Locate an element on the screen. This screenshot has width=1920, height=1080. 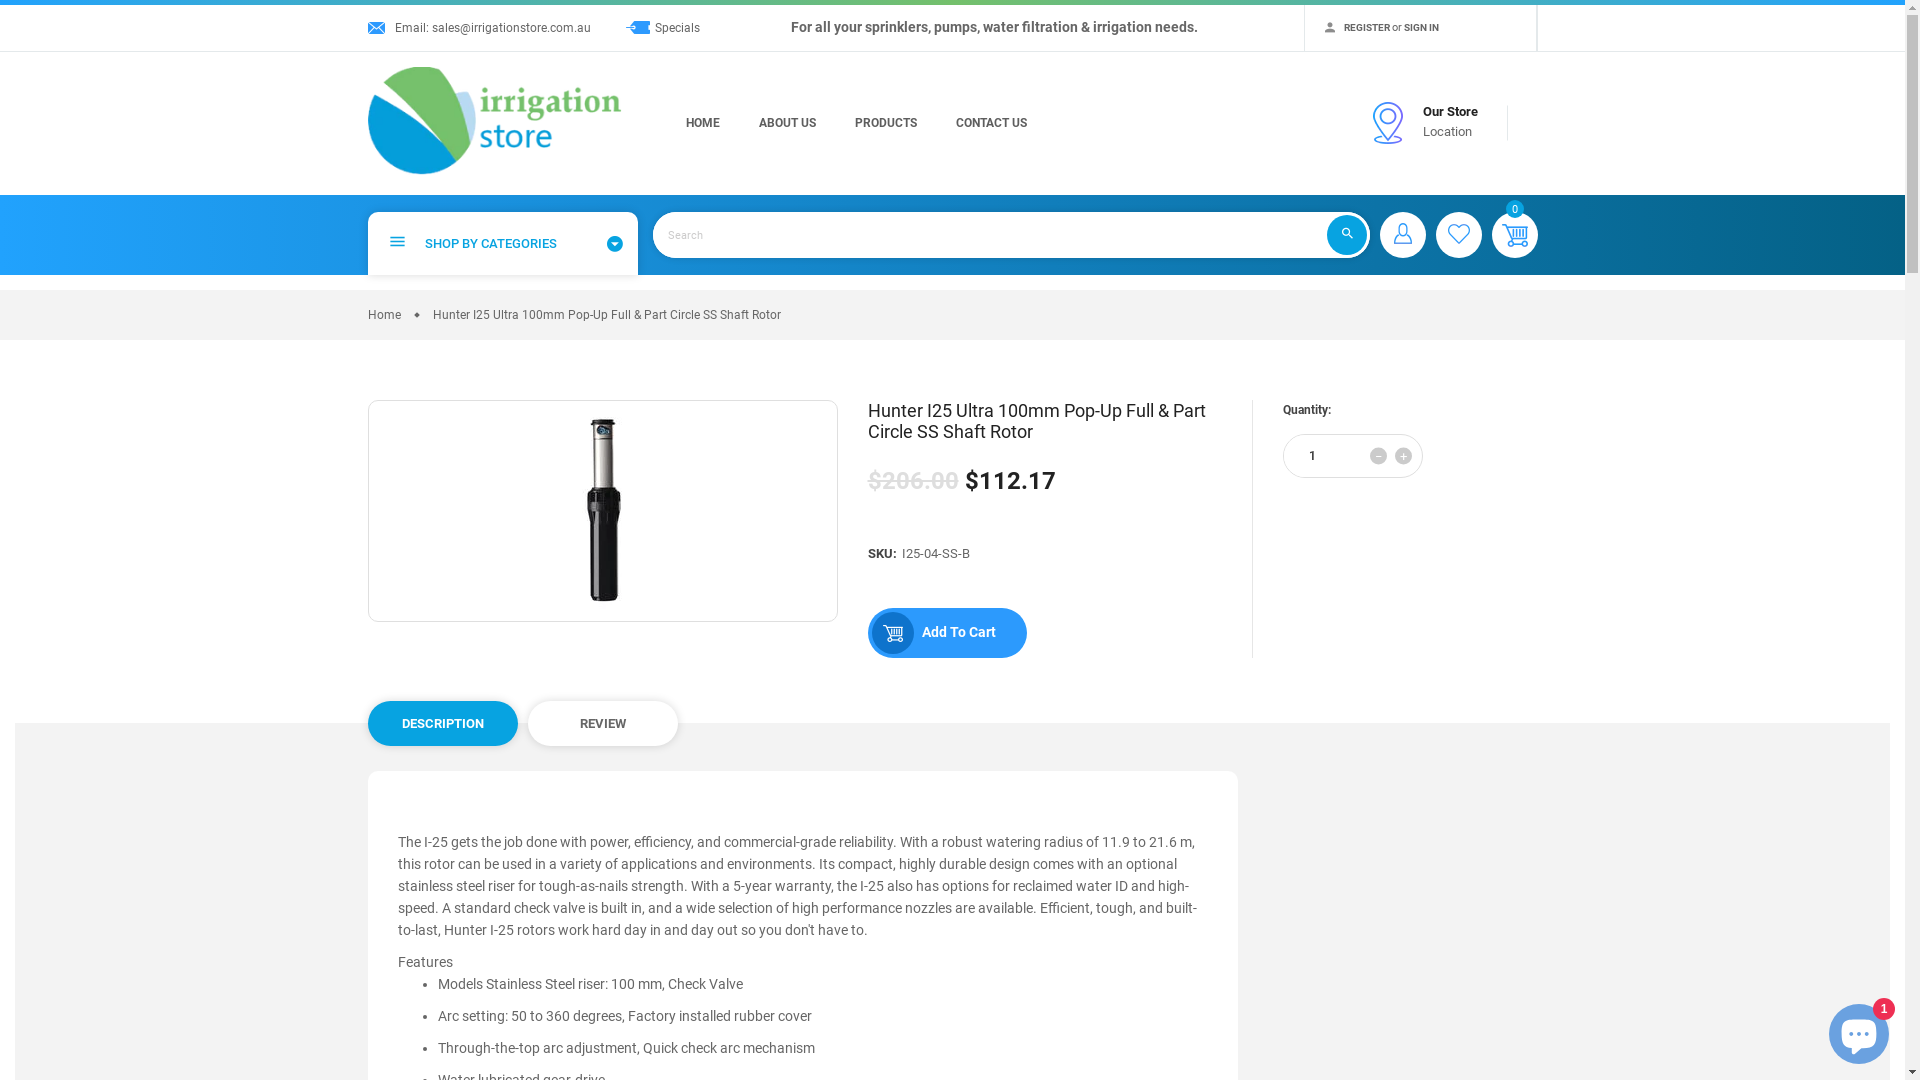
'SIGN IN' is located at coordinates (1420, 27).